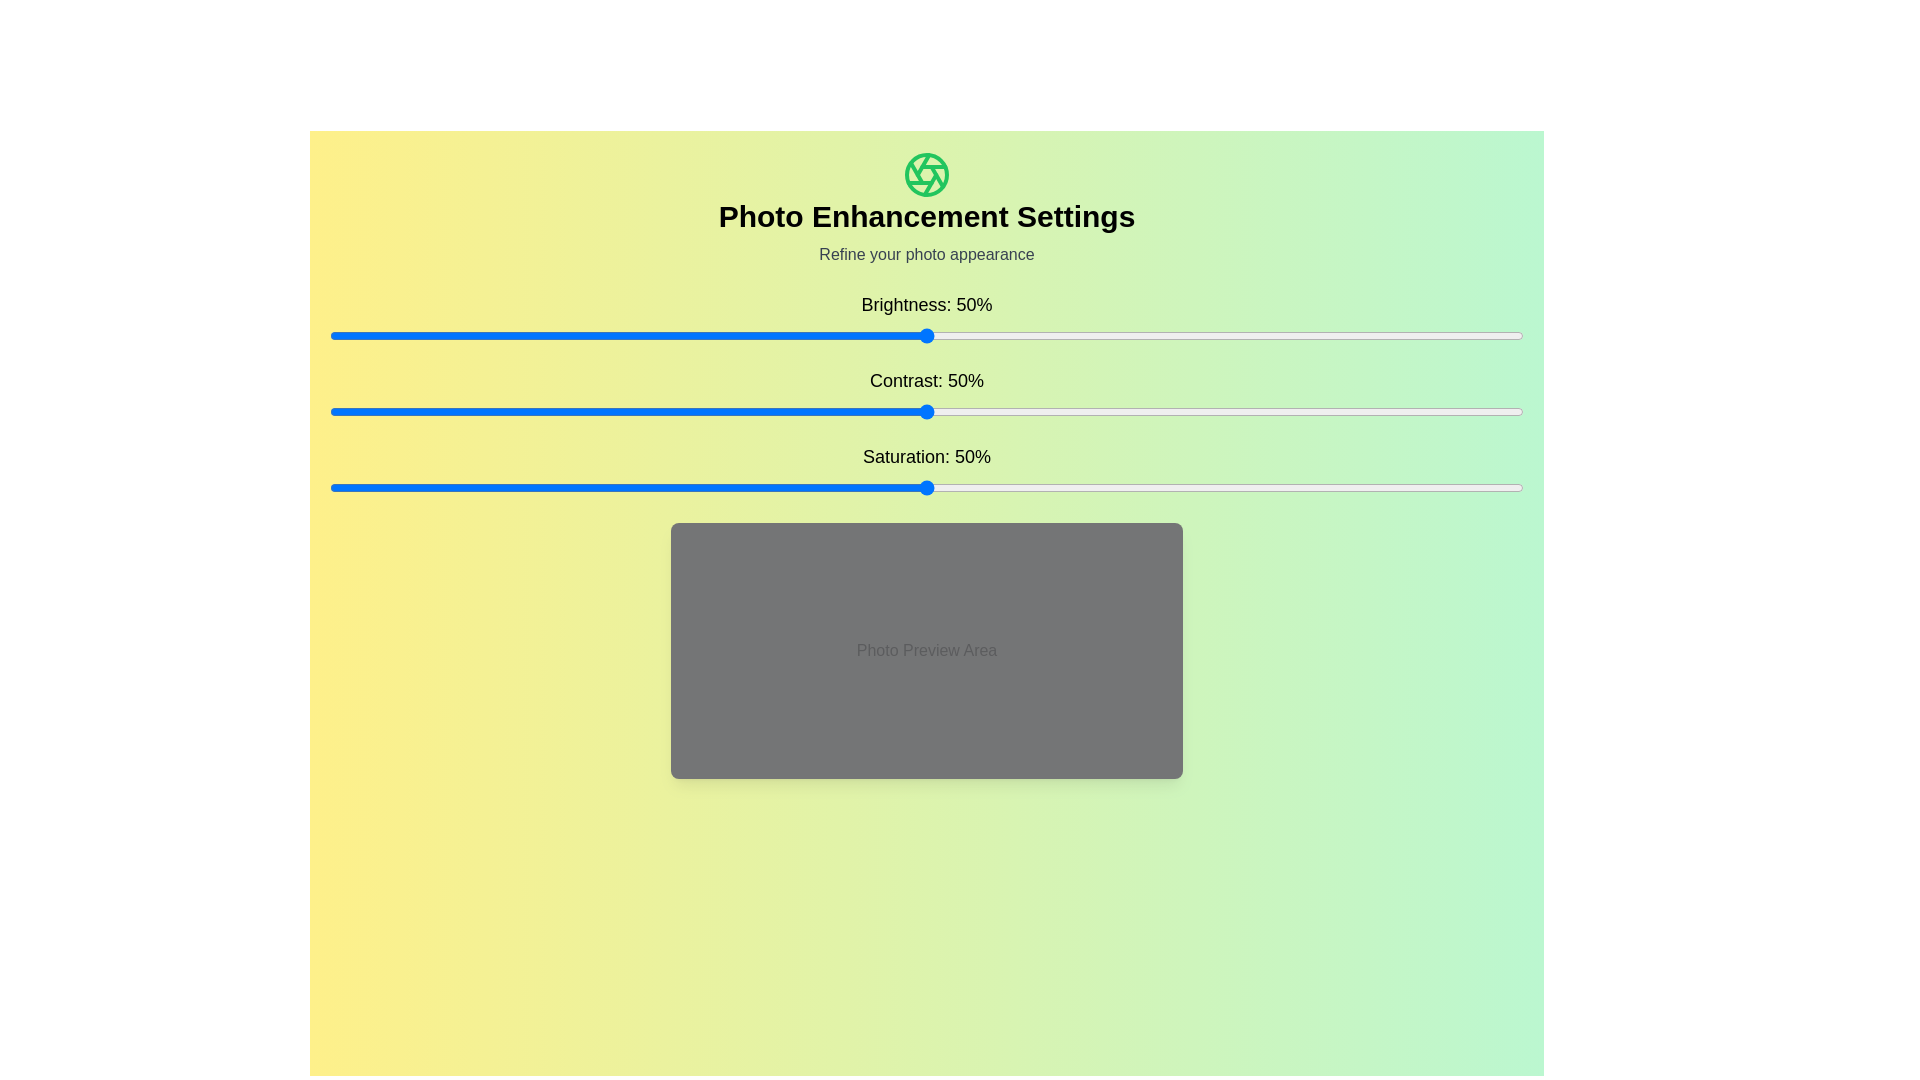 The width and height of the screenshot is (1920, 1080). Describe the element at coordinates (544, 488) in the screenshot. I see `the saturation slider to 18%` at that location.